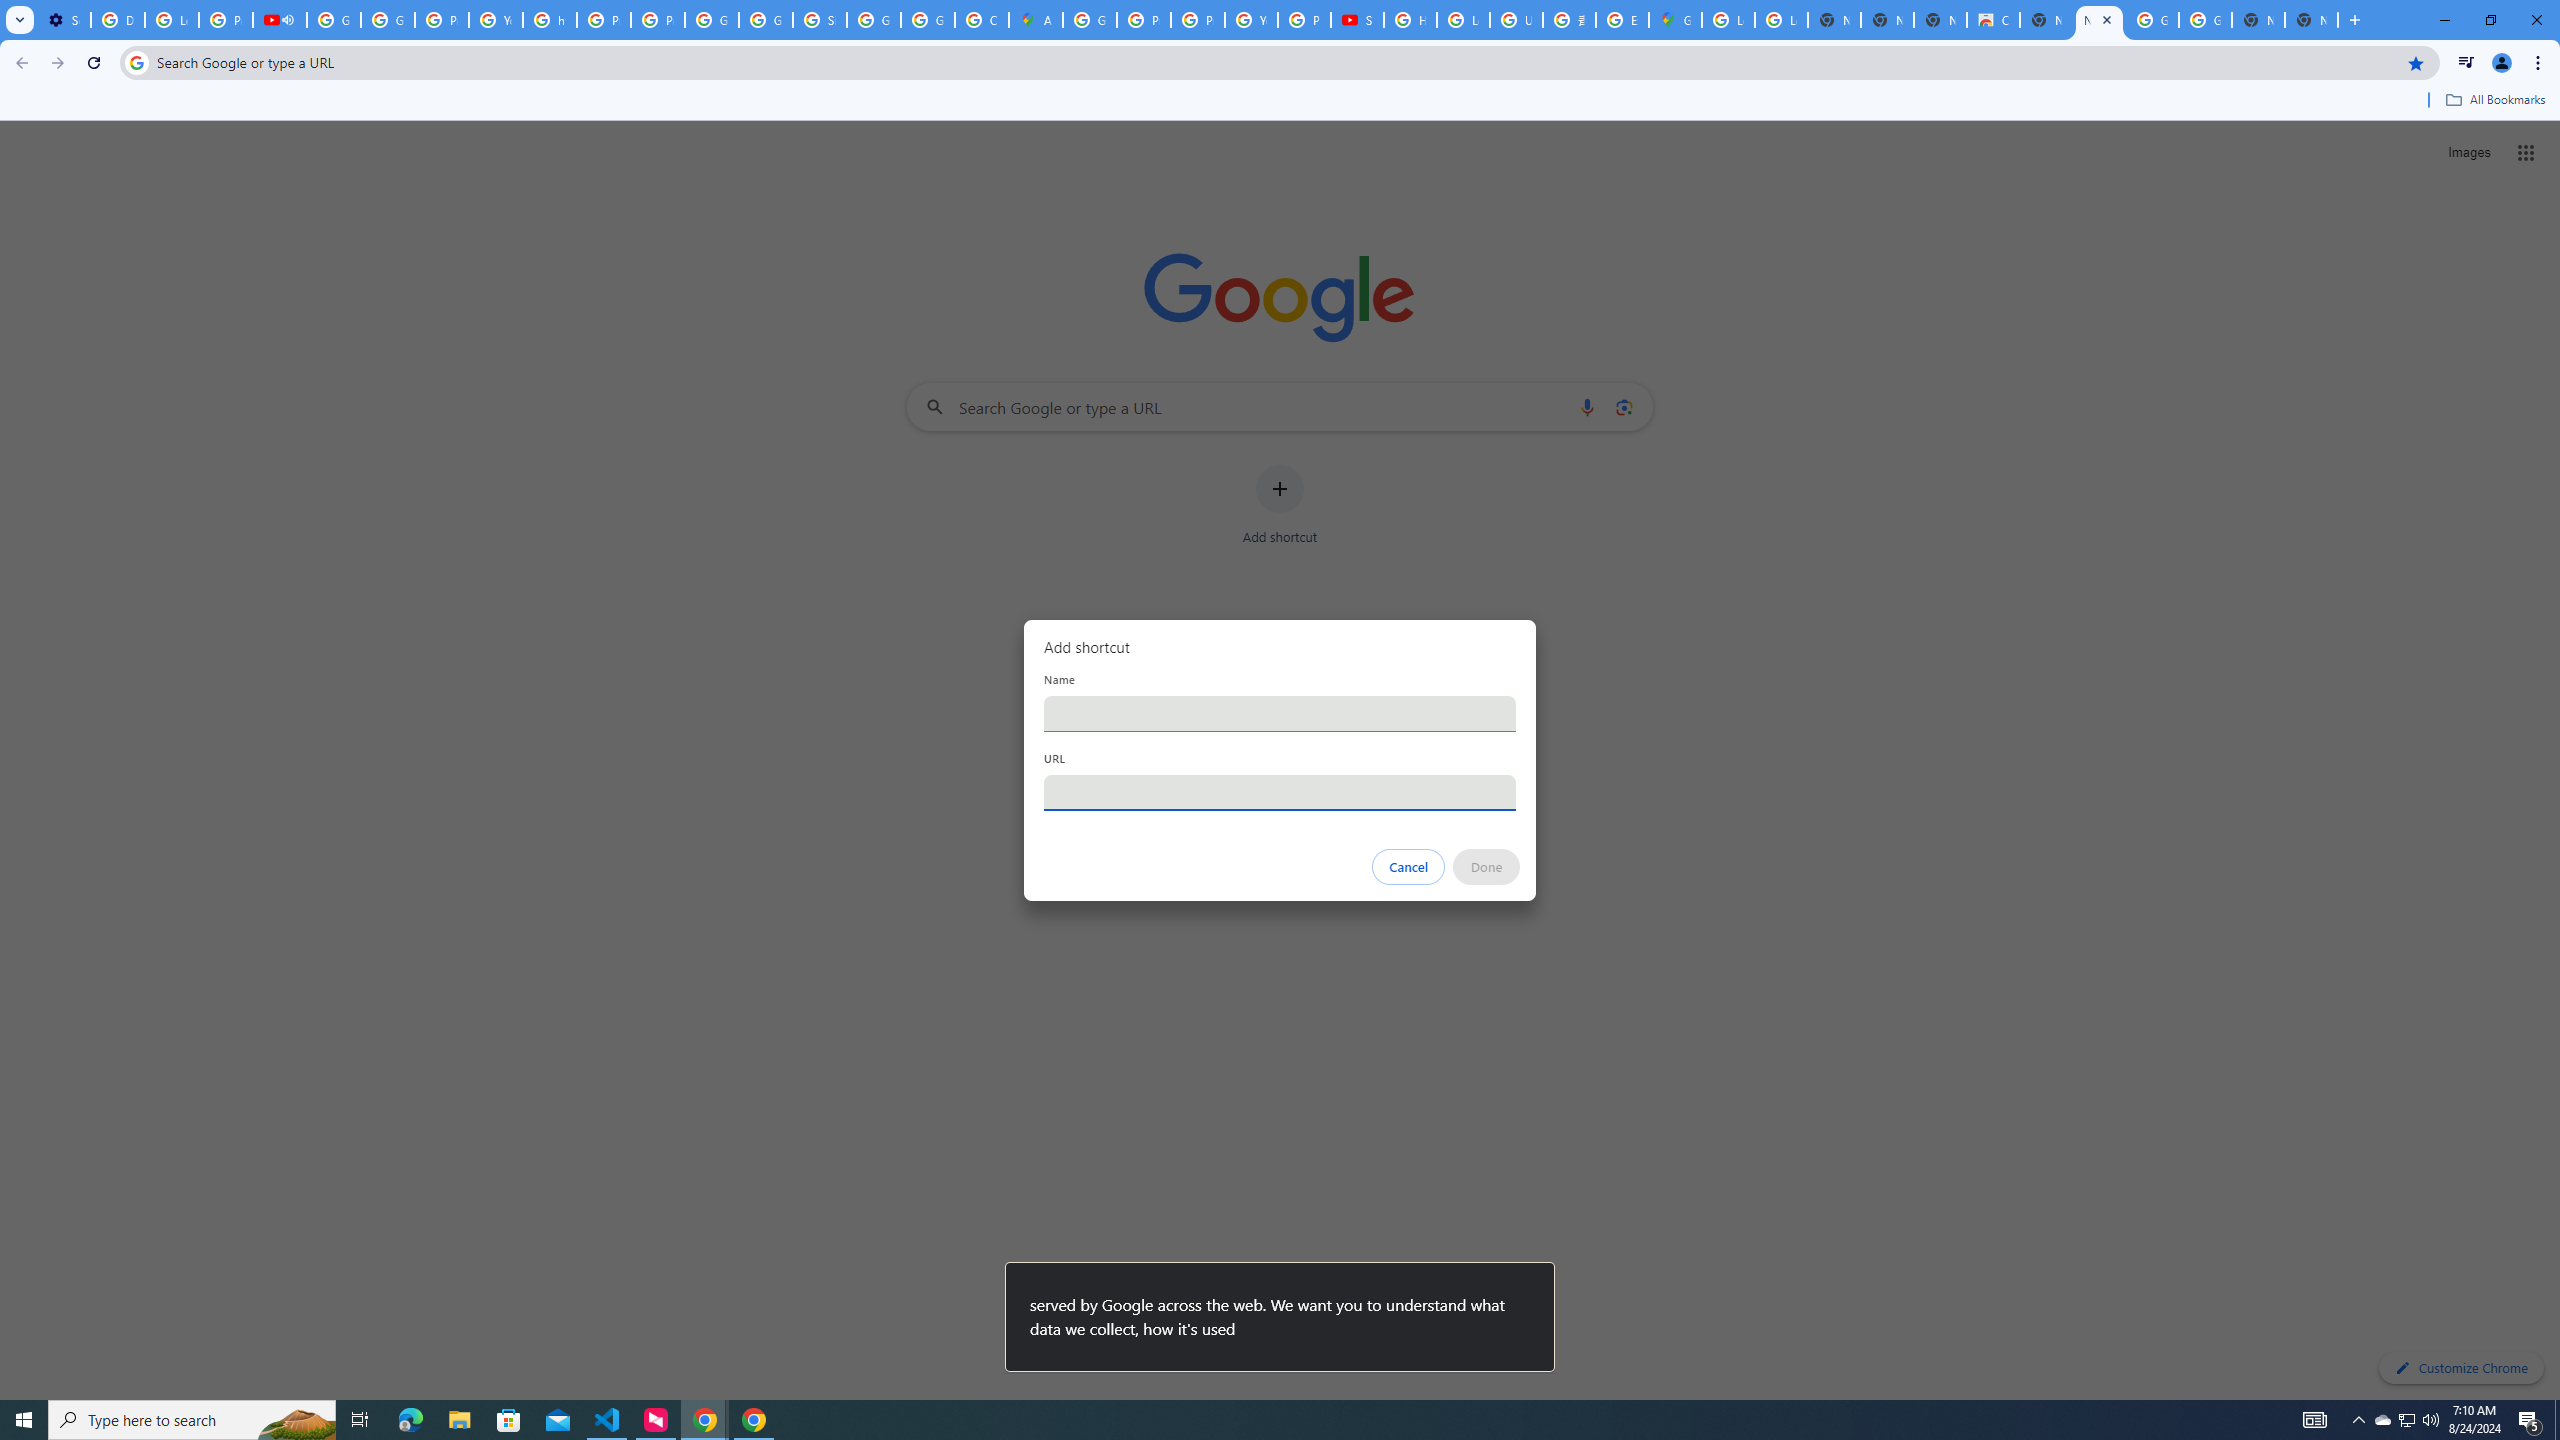 The height and width of the screenshot is (1440, 2560). Describe the element at coordinates (1144, 19) in the screenshot. I see `'Privacy Help Center - Policies Help'` at that location.